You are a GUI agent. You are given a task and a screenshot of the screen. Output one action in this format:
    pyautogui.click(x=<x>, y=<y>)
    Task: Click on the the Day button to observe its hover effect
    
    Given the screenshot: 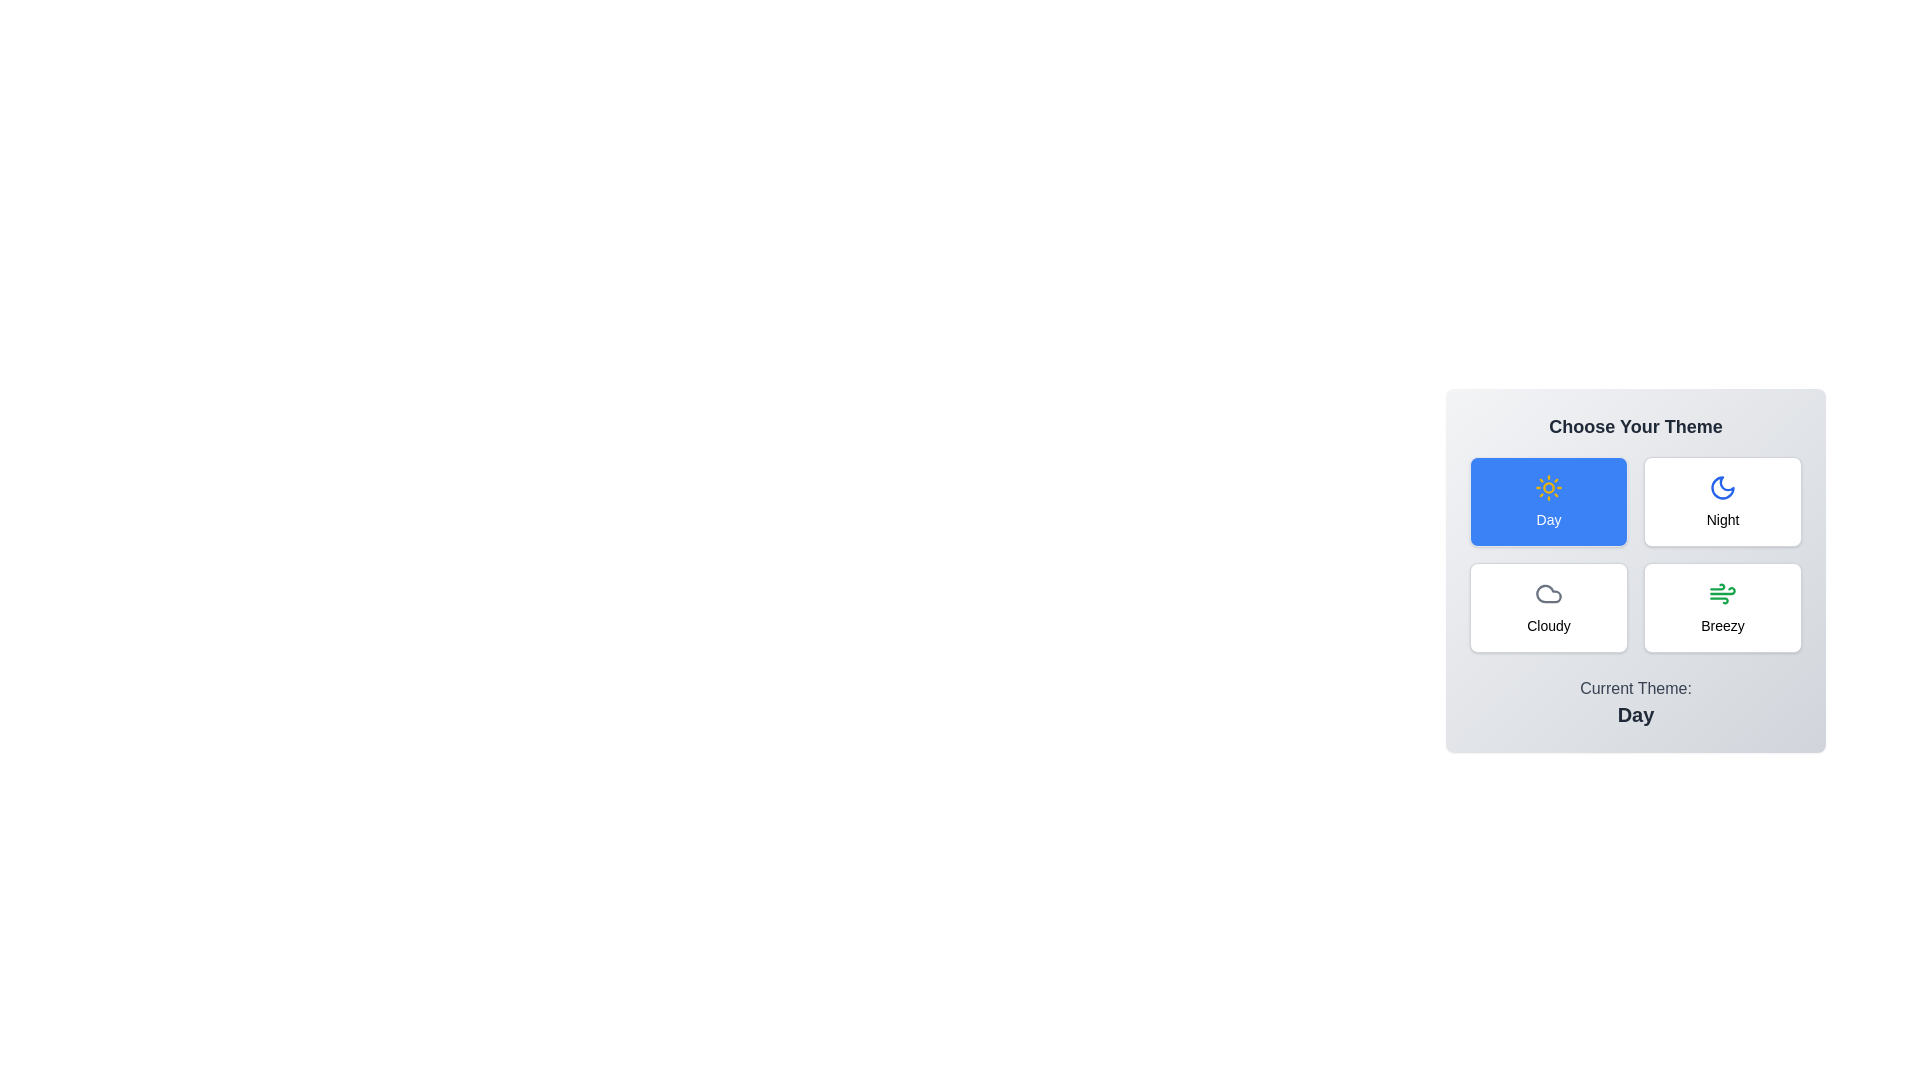 What is the action you would take?
    pyautogui.click(x=1548, y=500)
    